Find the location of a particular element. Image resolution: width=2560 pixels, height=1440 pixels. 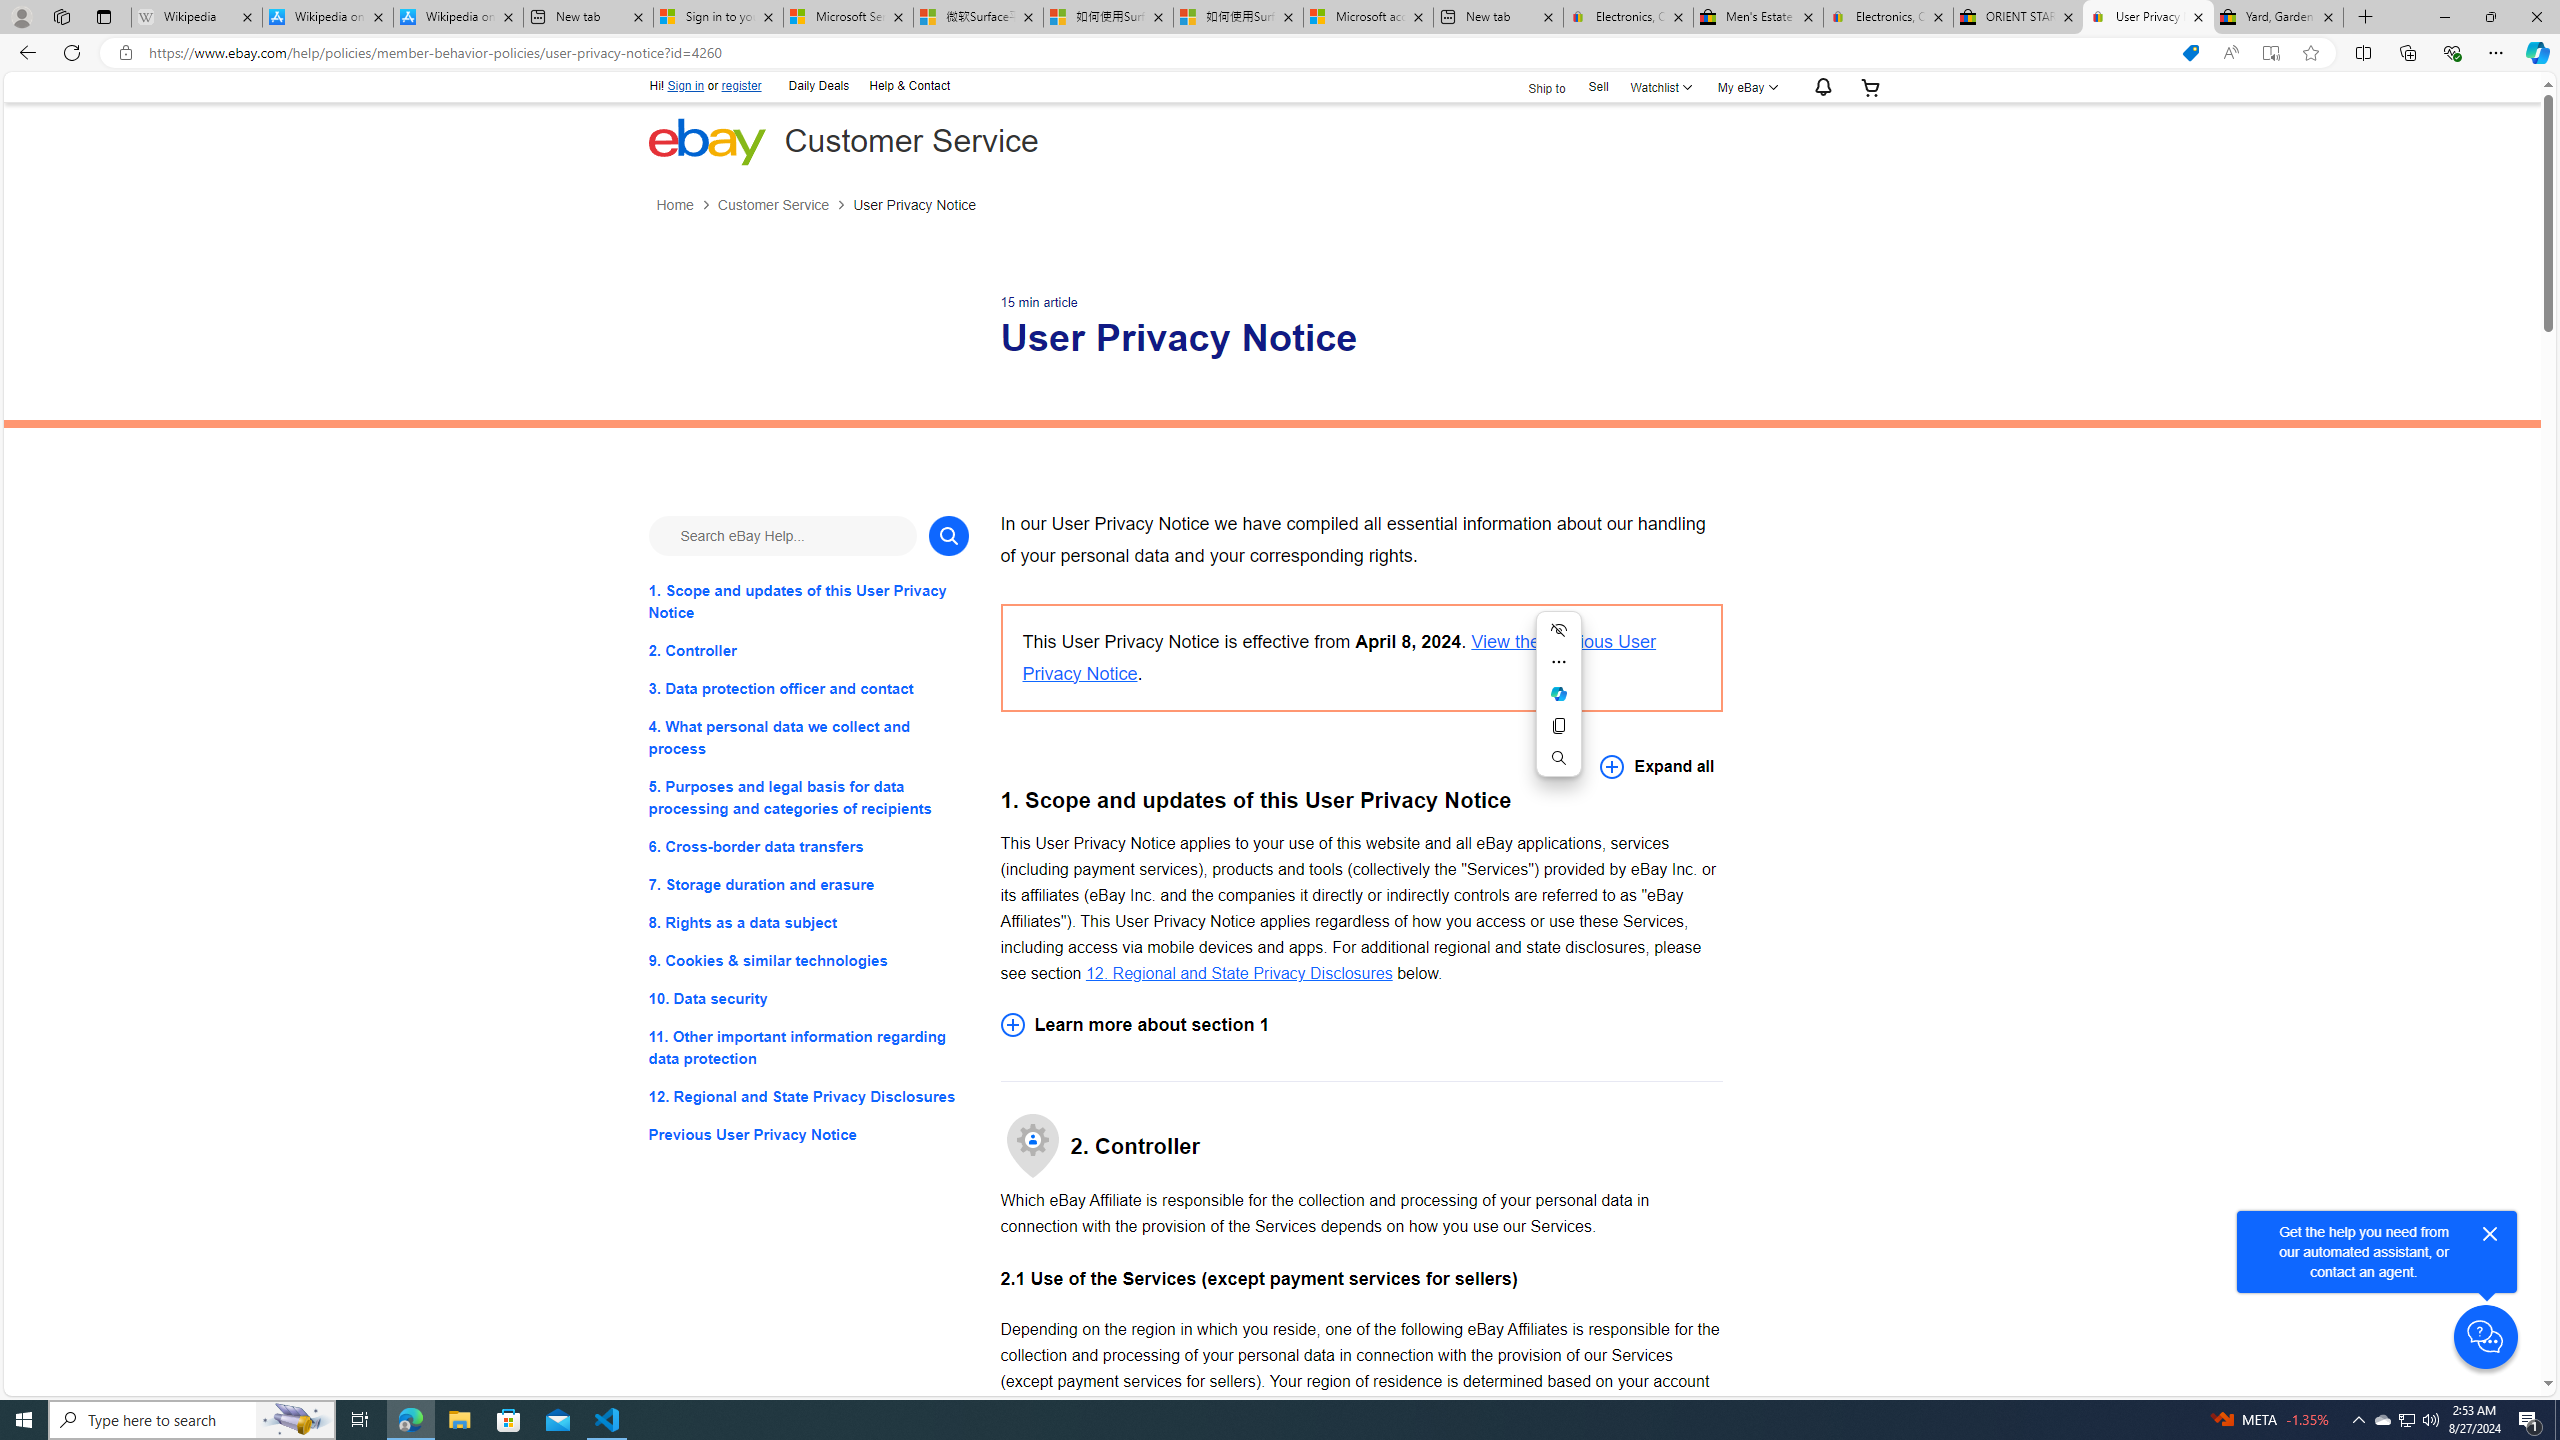

'Mini menu on text selection' is located at coordinates (1558, 693).